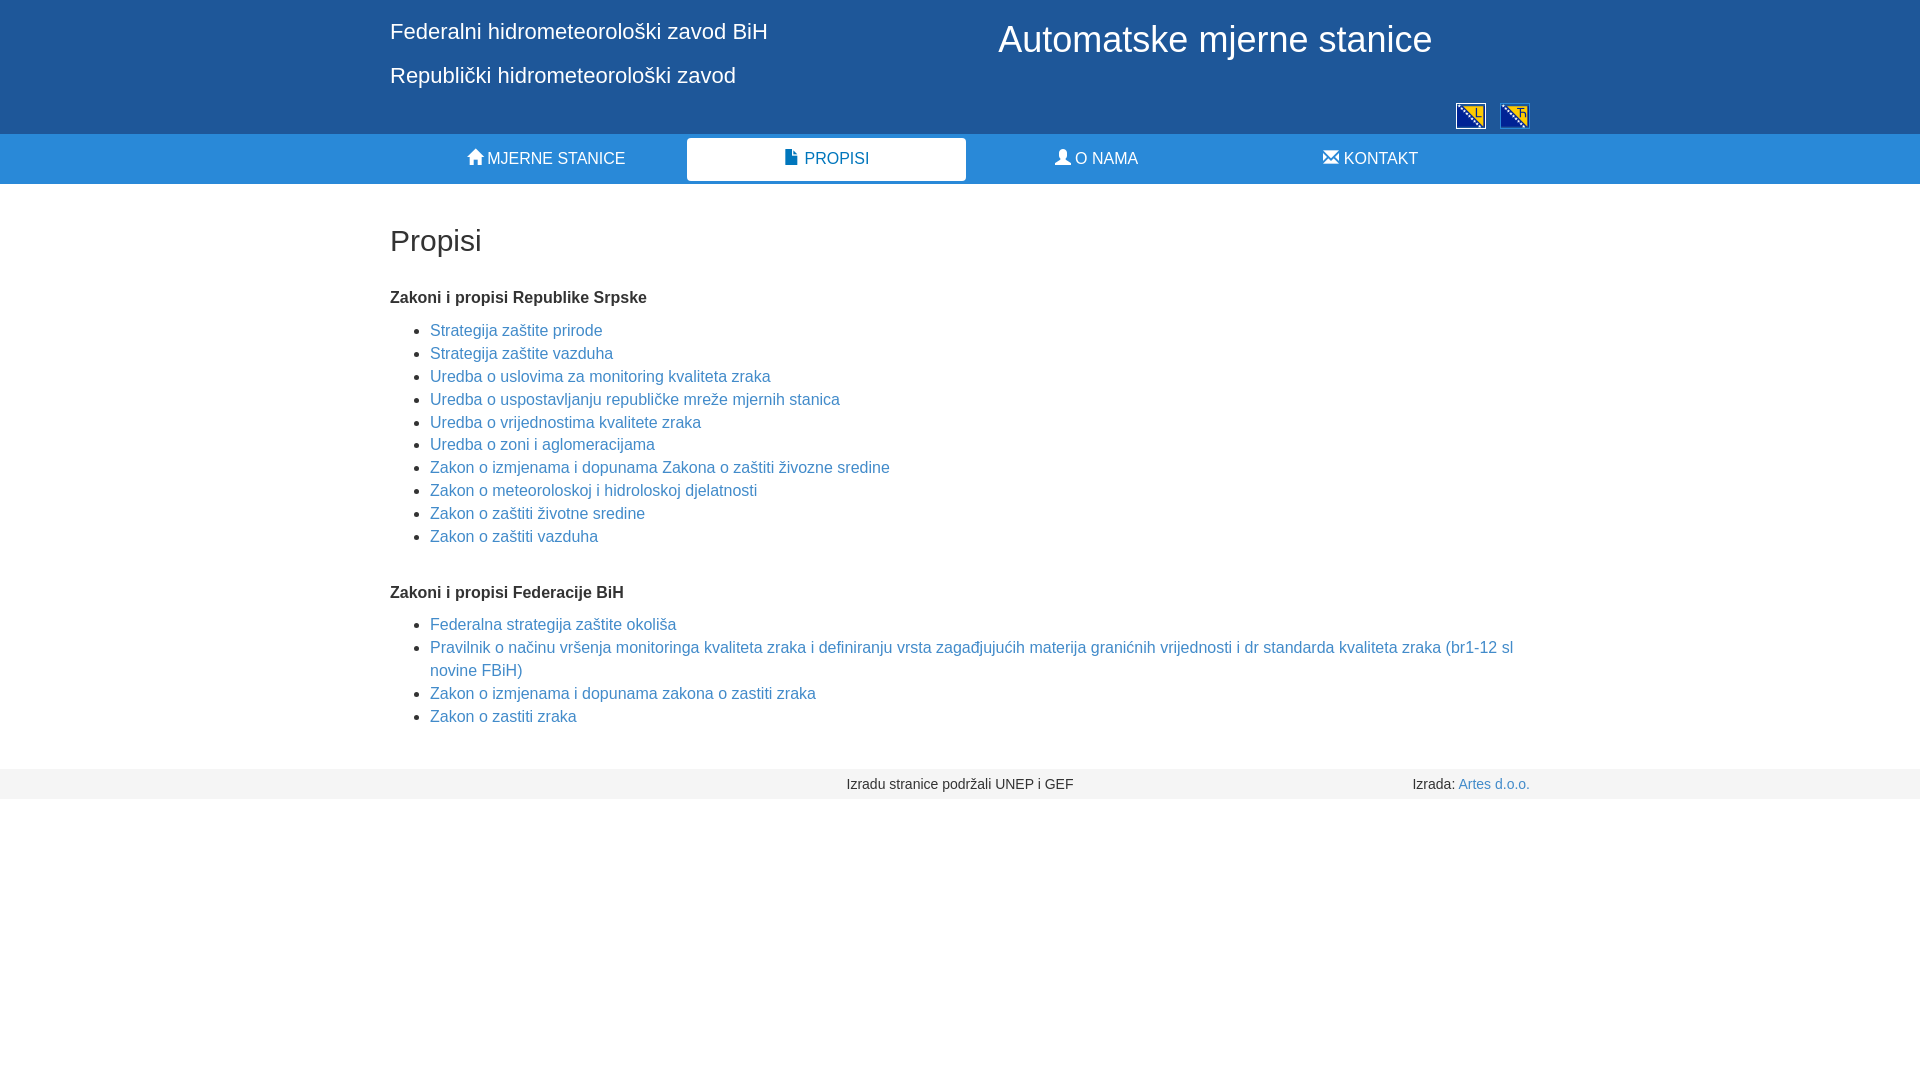 This screenshot has width=1920, height=1080. I want to click on 'O NAMA', so click(1094, 158).